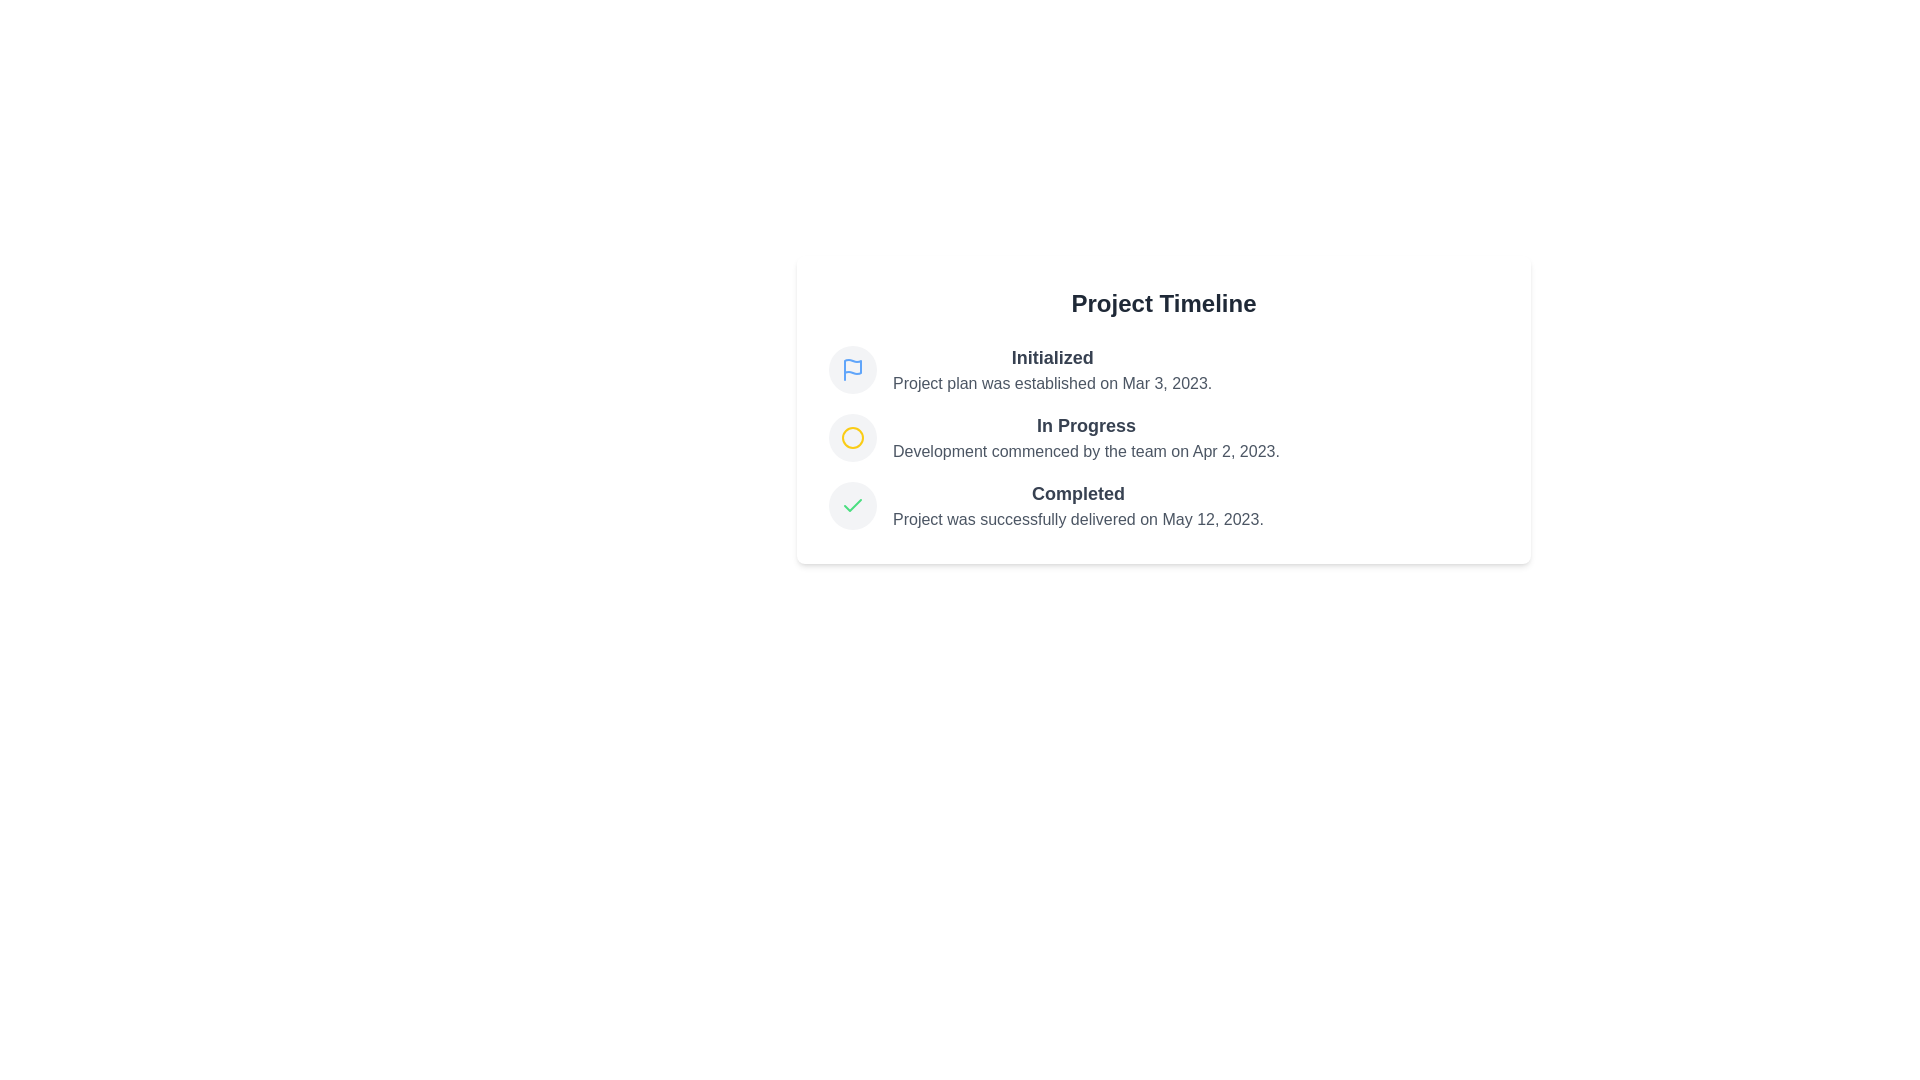 The width and height of the screenshot is (1920, 1080). Describe the element at coordinates (1051, 370) in the screenshot. I see `the milestone text display that indicates the initialization phase in the project timeline, located next to a flag icon` at that location.